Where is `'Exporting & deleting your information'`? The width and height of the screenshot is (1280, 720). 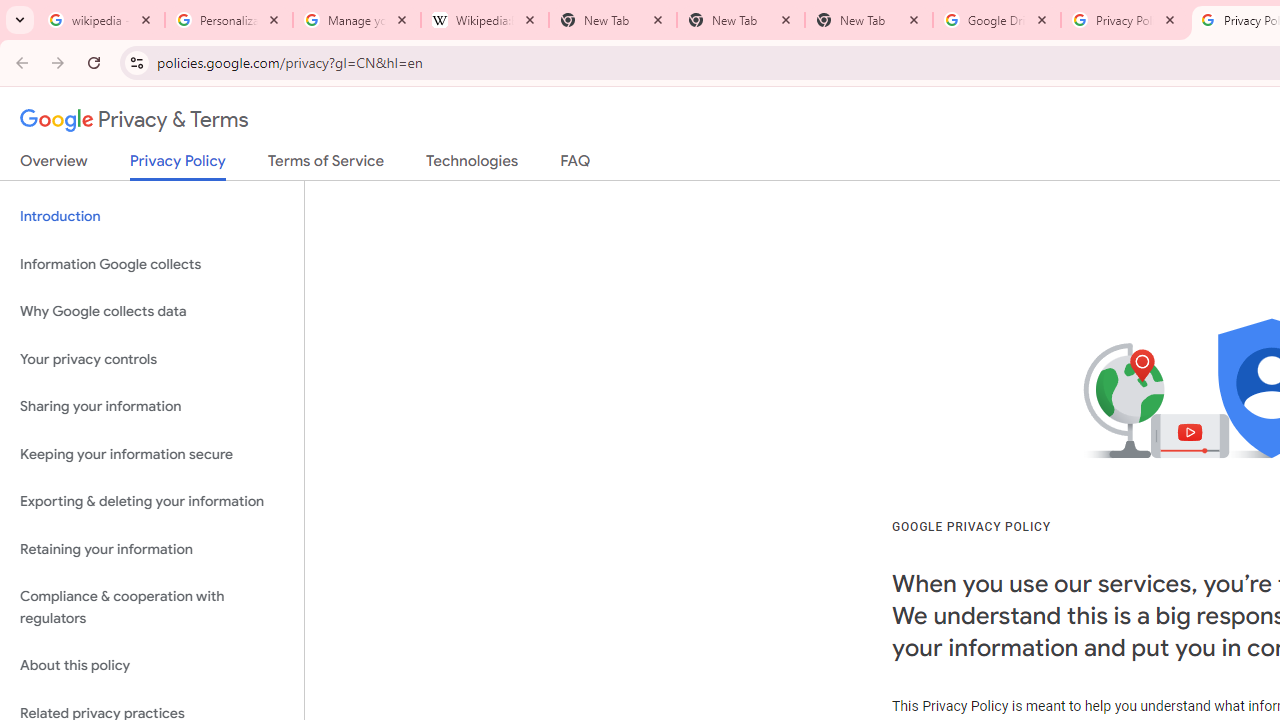 'Exporting & deleting your information' is located at coordinates (151, 501).